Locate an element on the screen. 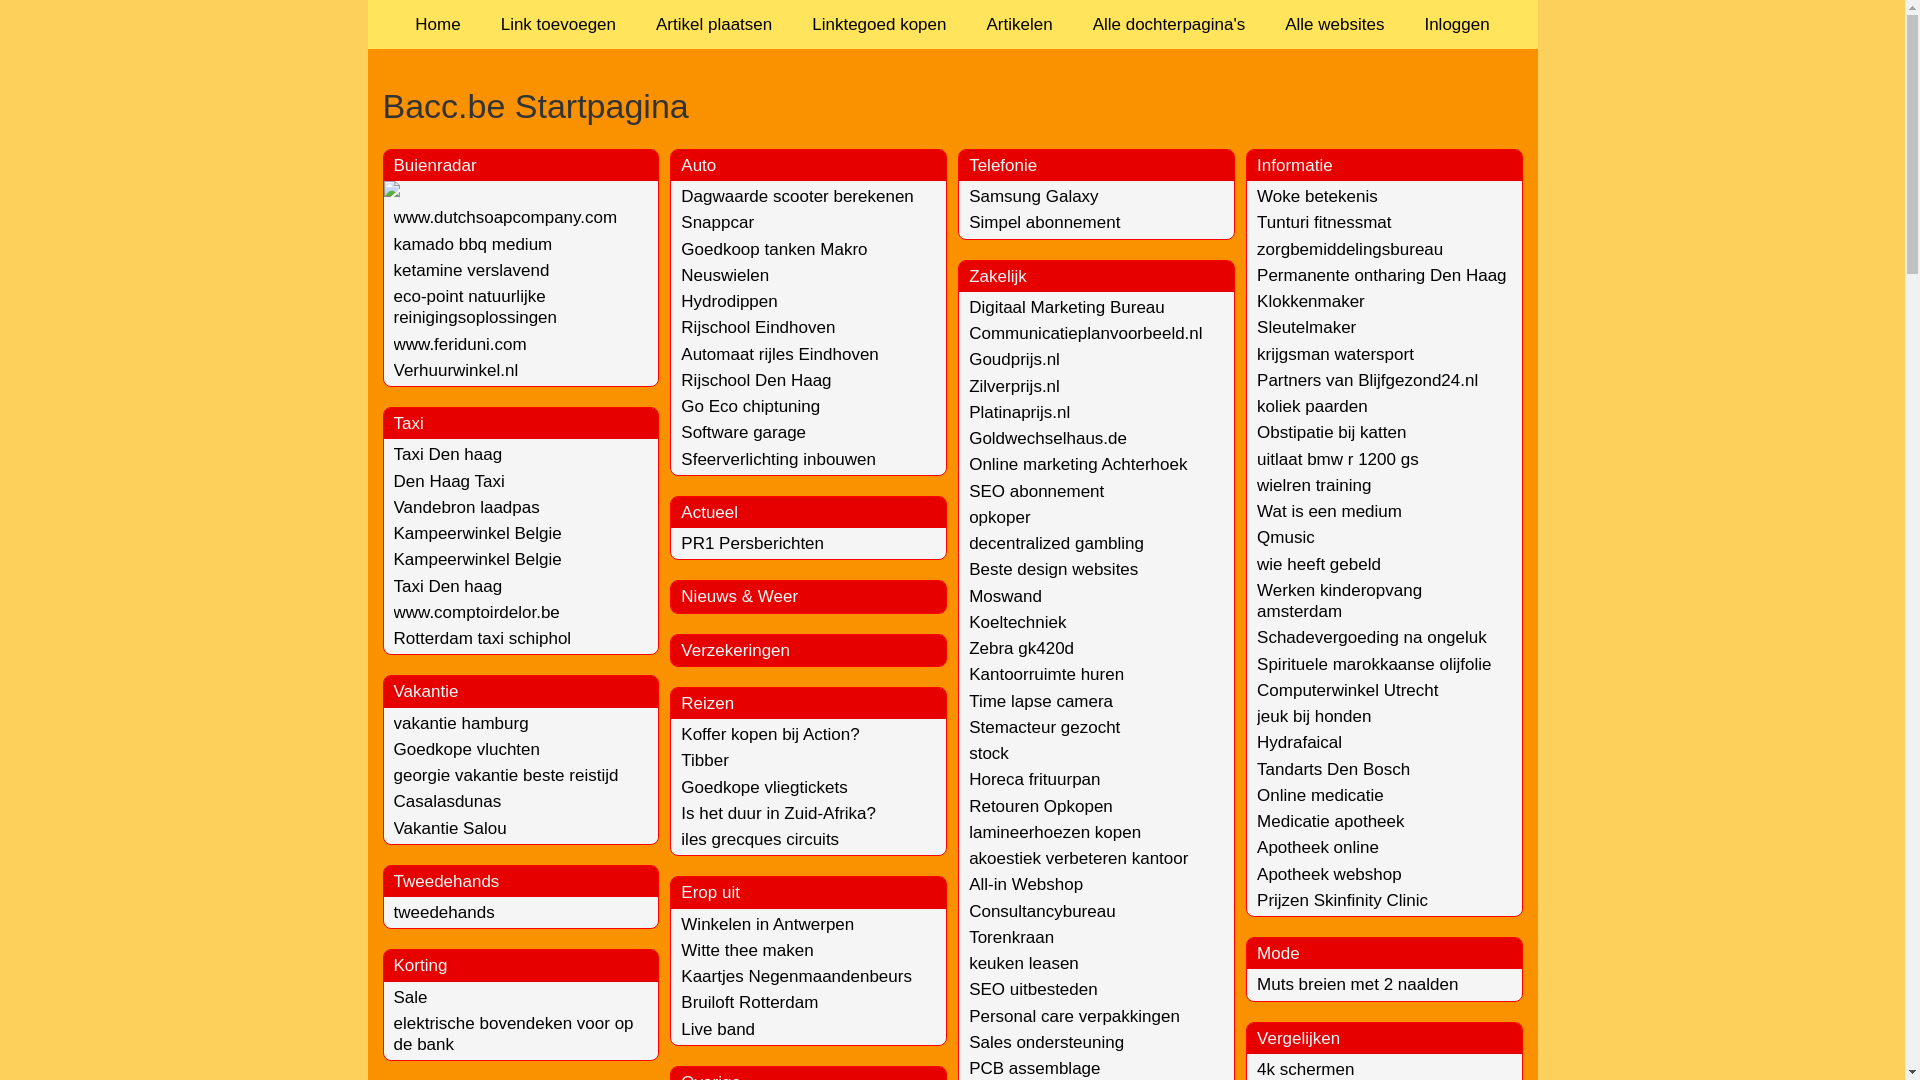  'uitlaat bmw r 1200 gs' is located at coordinates (1338, 459).